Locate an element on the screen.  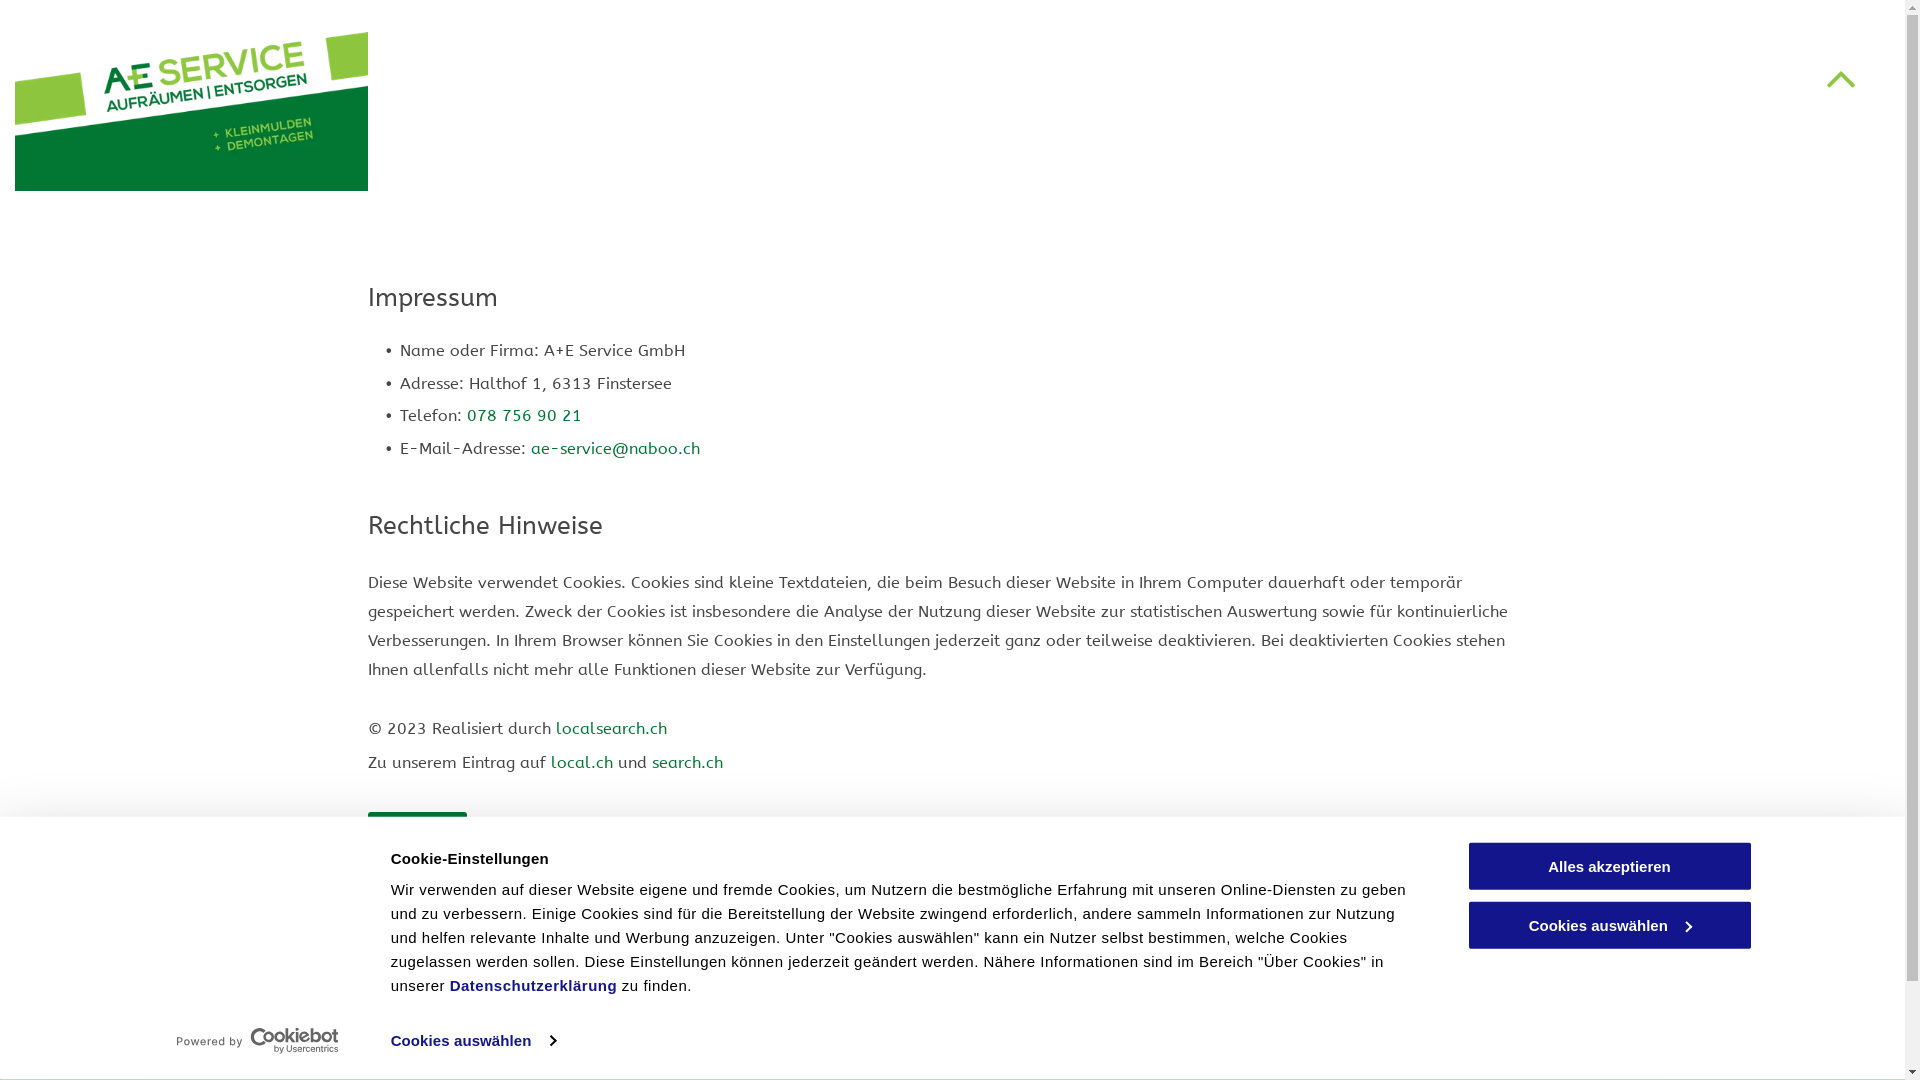
'search.ch' is located at coordinates (687, 762).